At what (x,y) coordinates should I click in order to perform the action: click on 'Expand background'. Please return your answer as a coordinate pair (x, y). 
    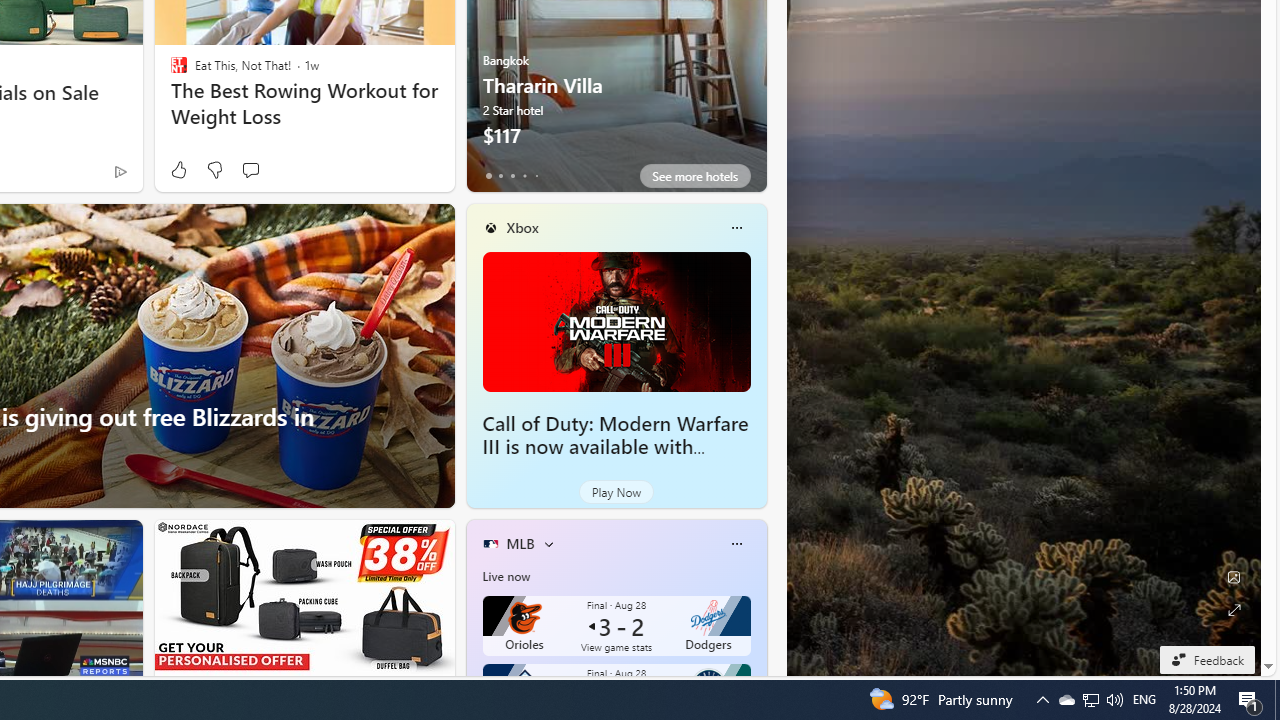
    Looking at the image, I should click on (1232, 609).